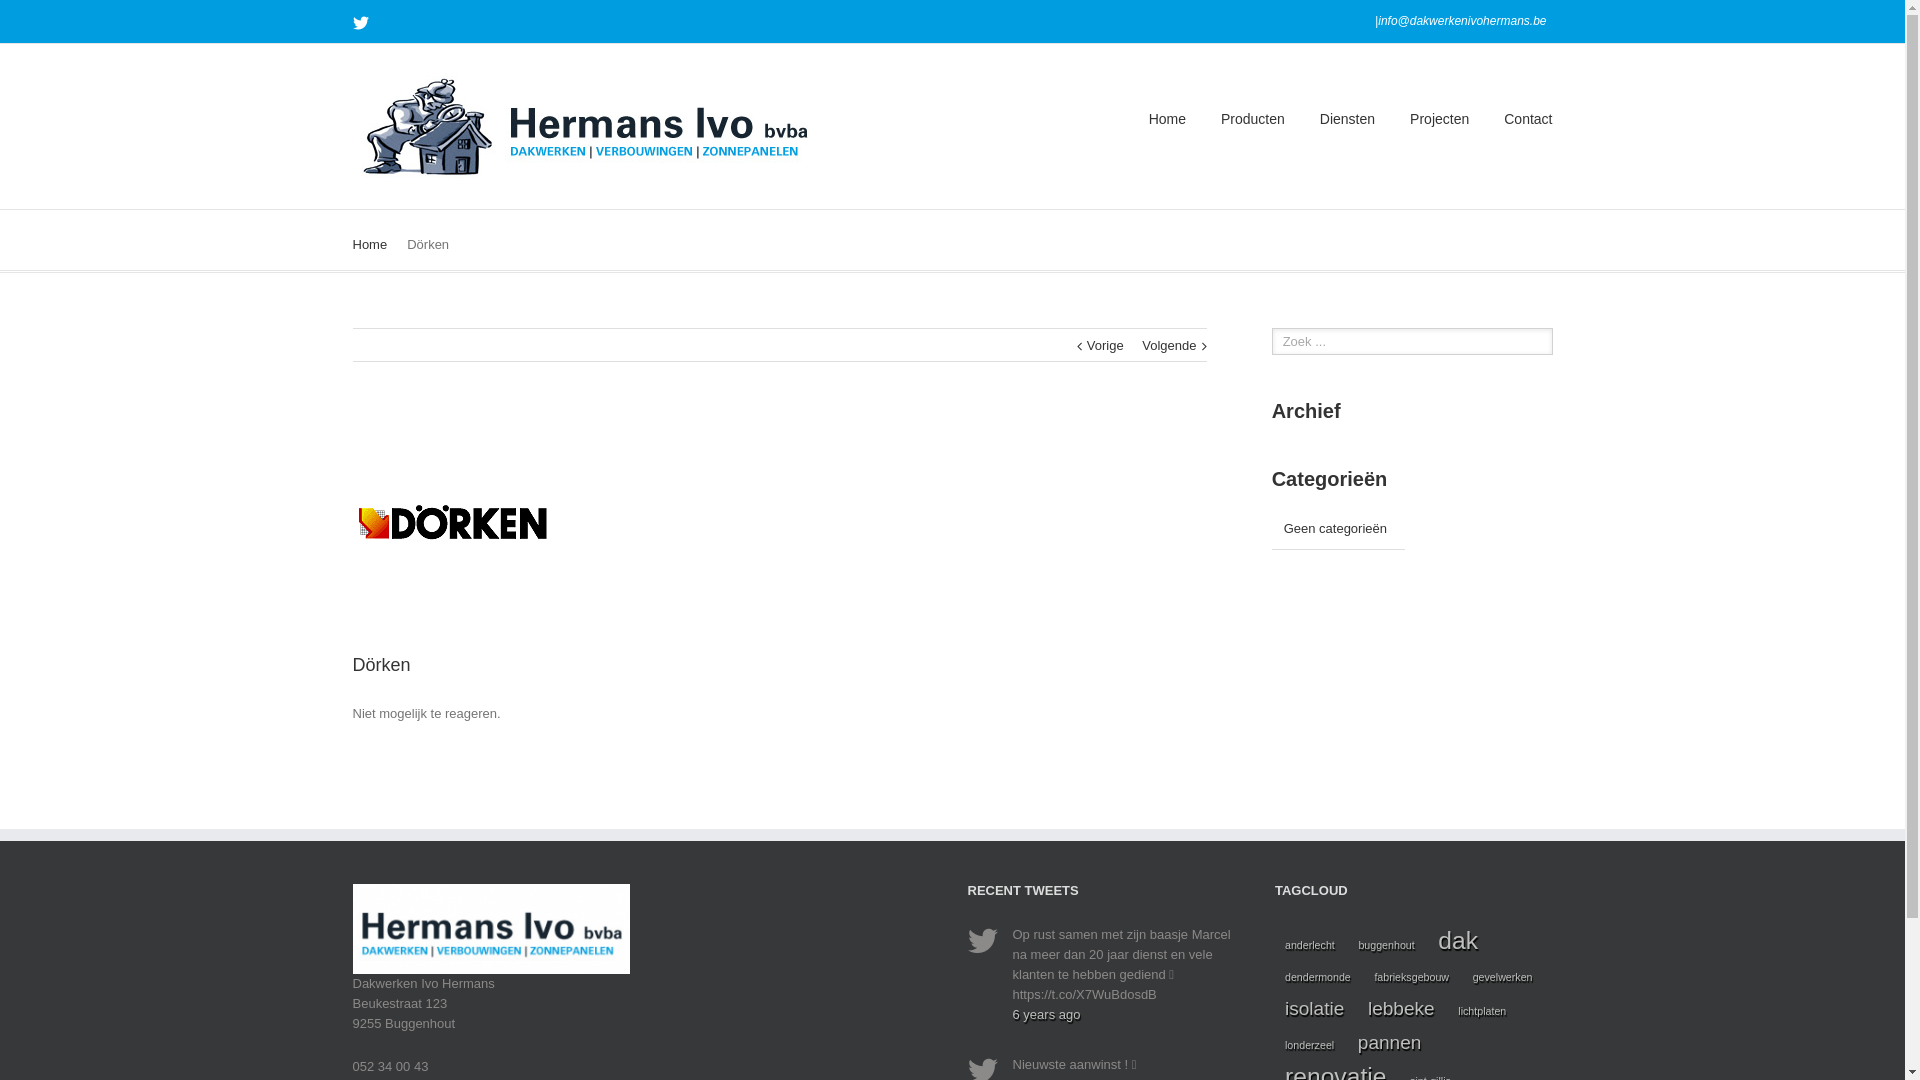 Image resolution: width=1920 pixels, height=1080 pixels. What do you see at coordinates (1502, 975) in the screenshot?
I see `'gevelwerken'` at bounding box center [1502, 975].